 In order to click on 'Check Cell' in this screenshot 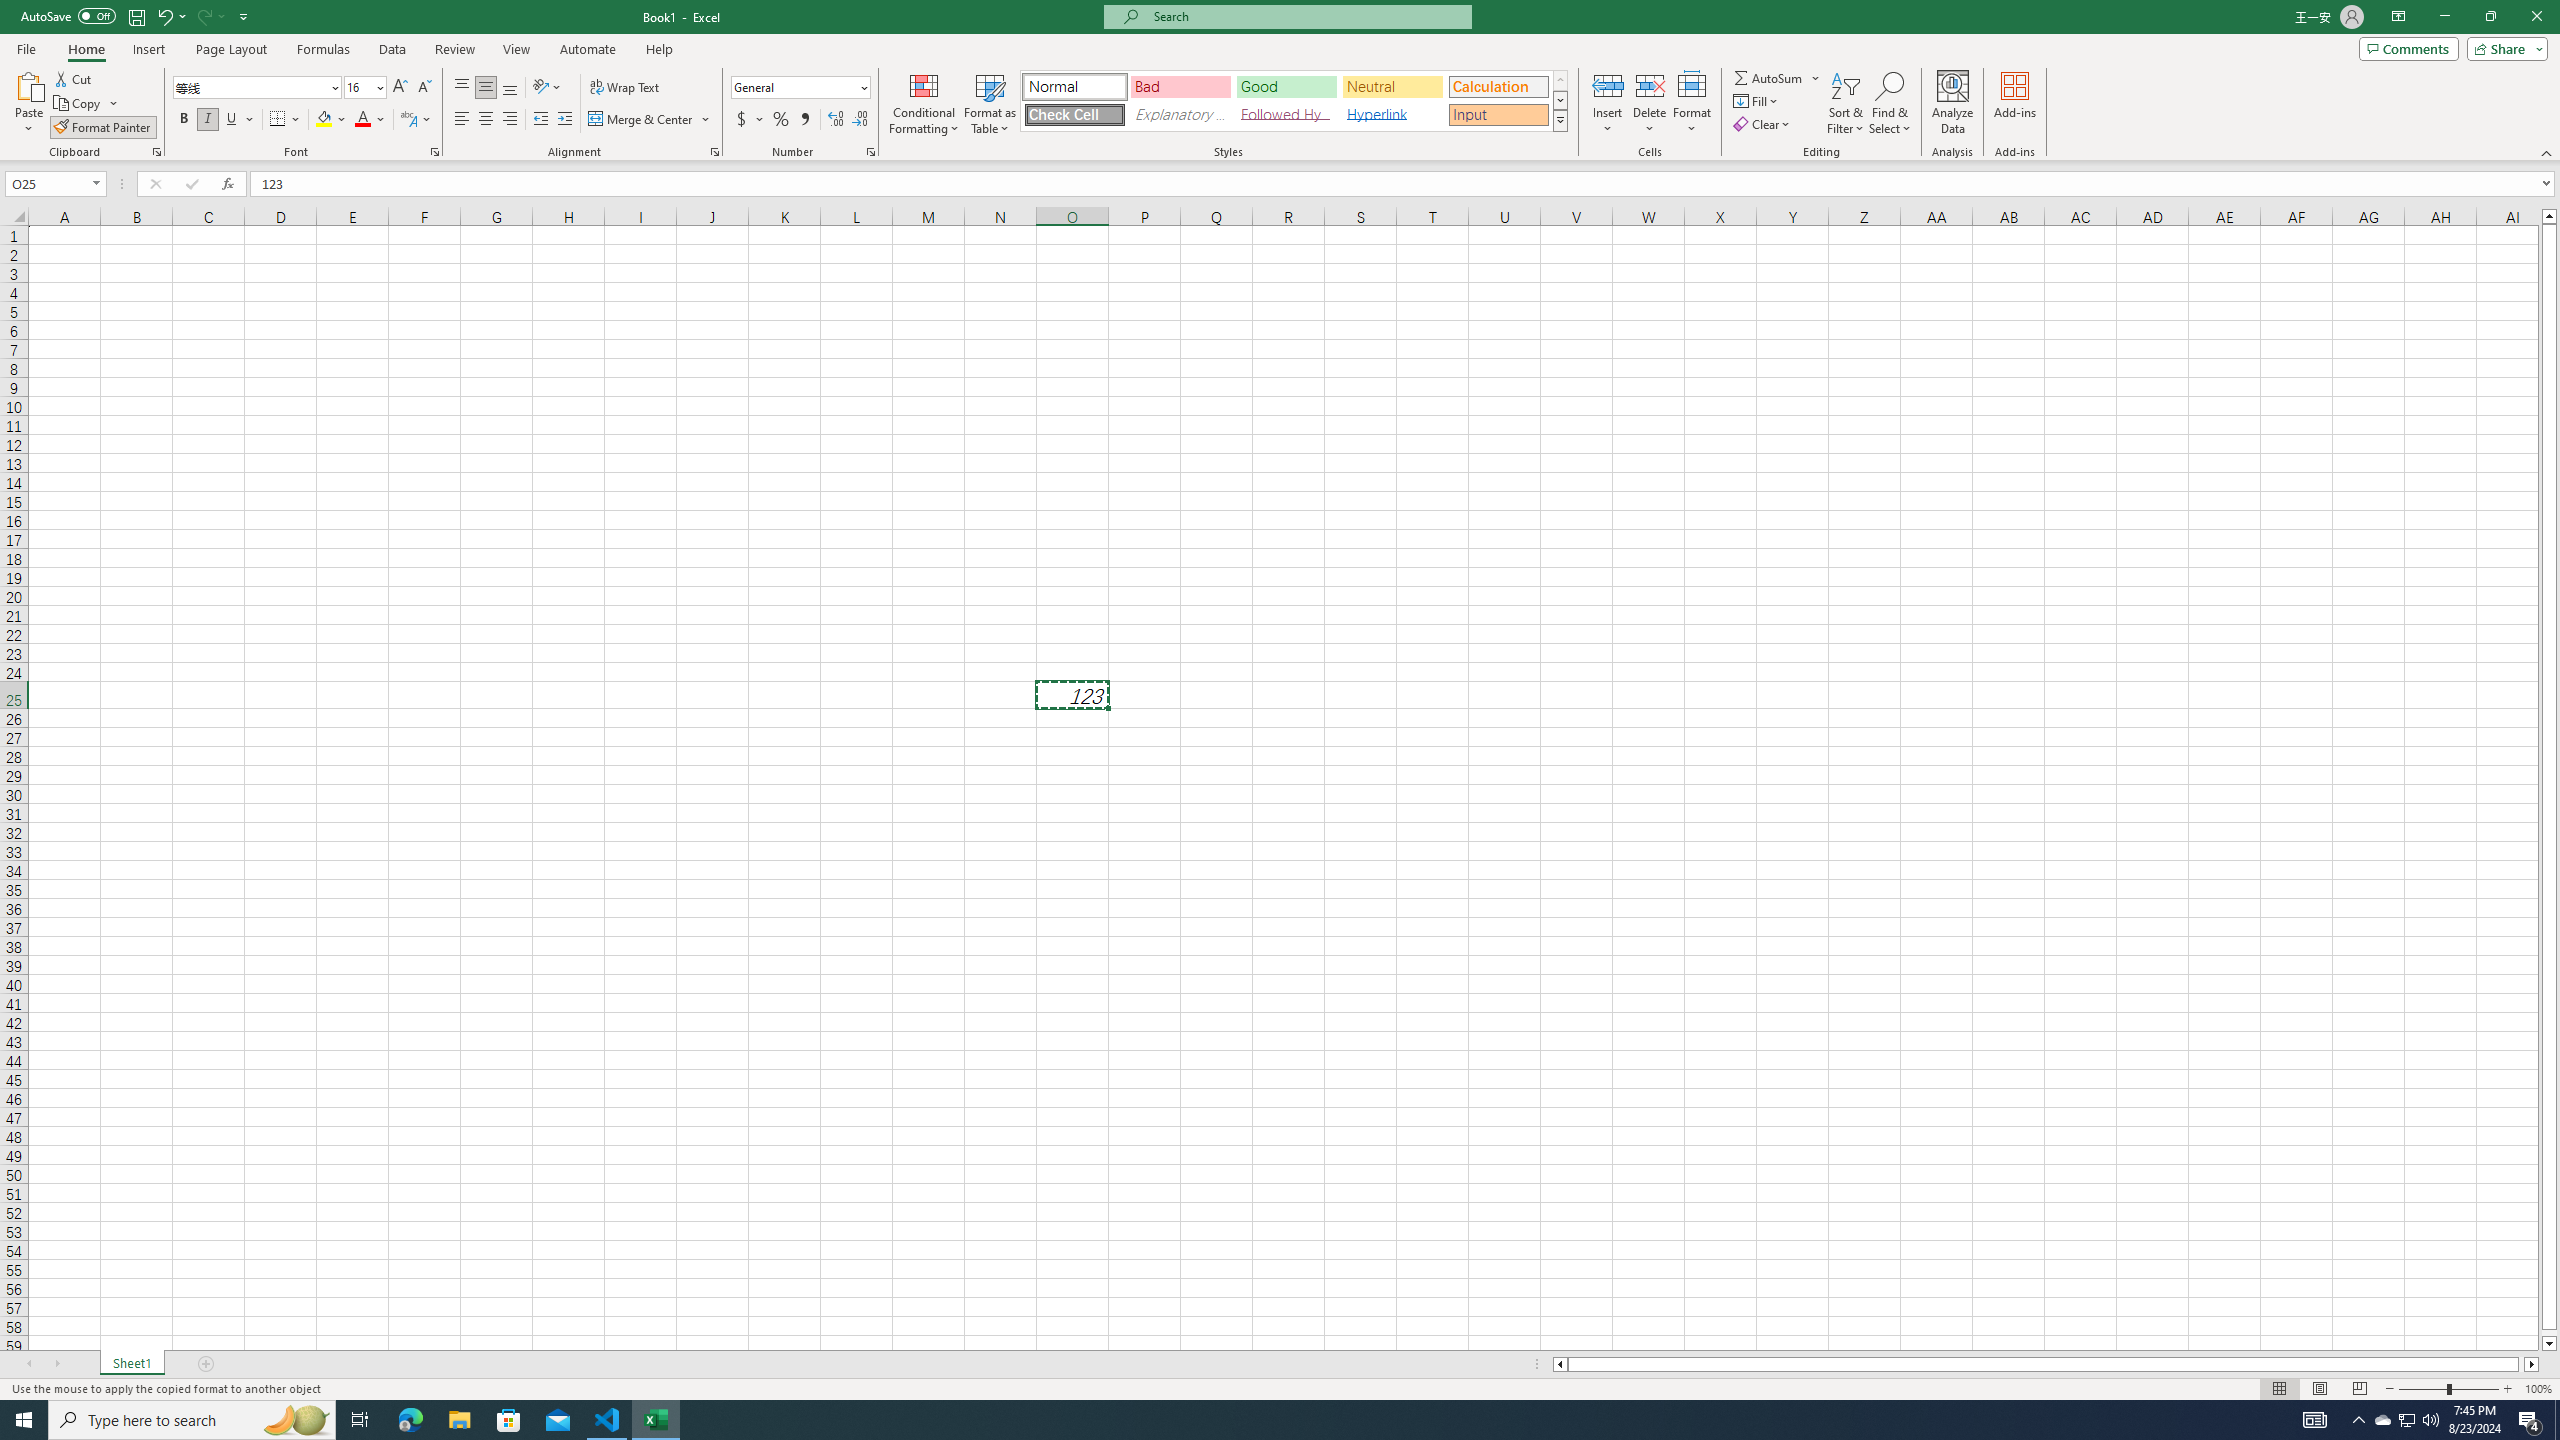, I will do `click(1075, 114)`.